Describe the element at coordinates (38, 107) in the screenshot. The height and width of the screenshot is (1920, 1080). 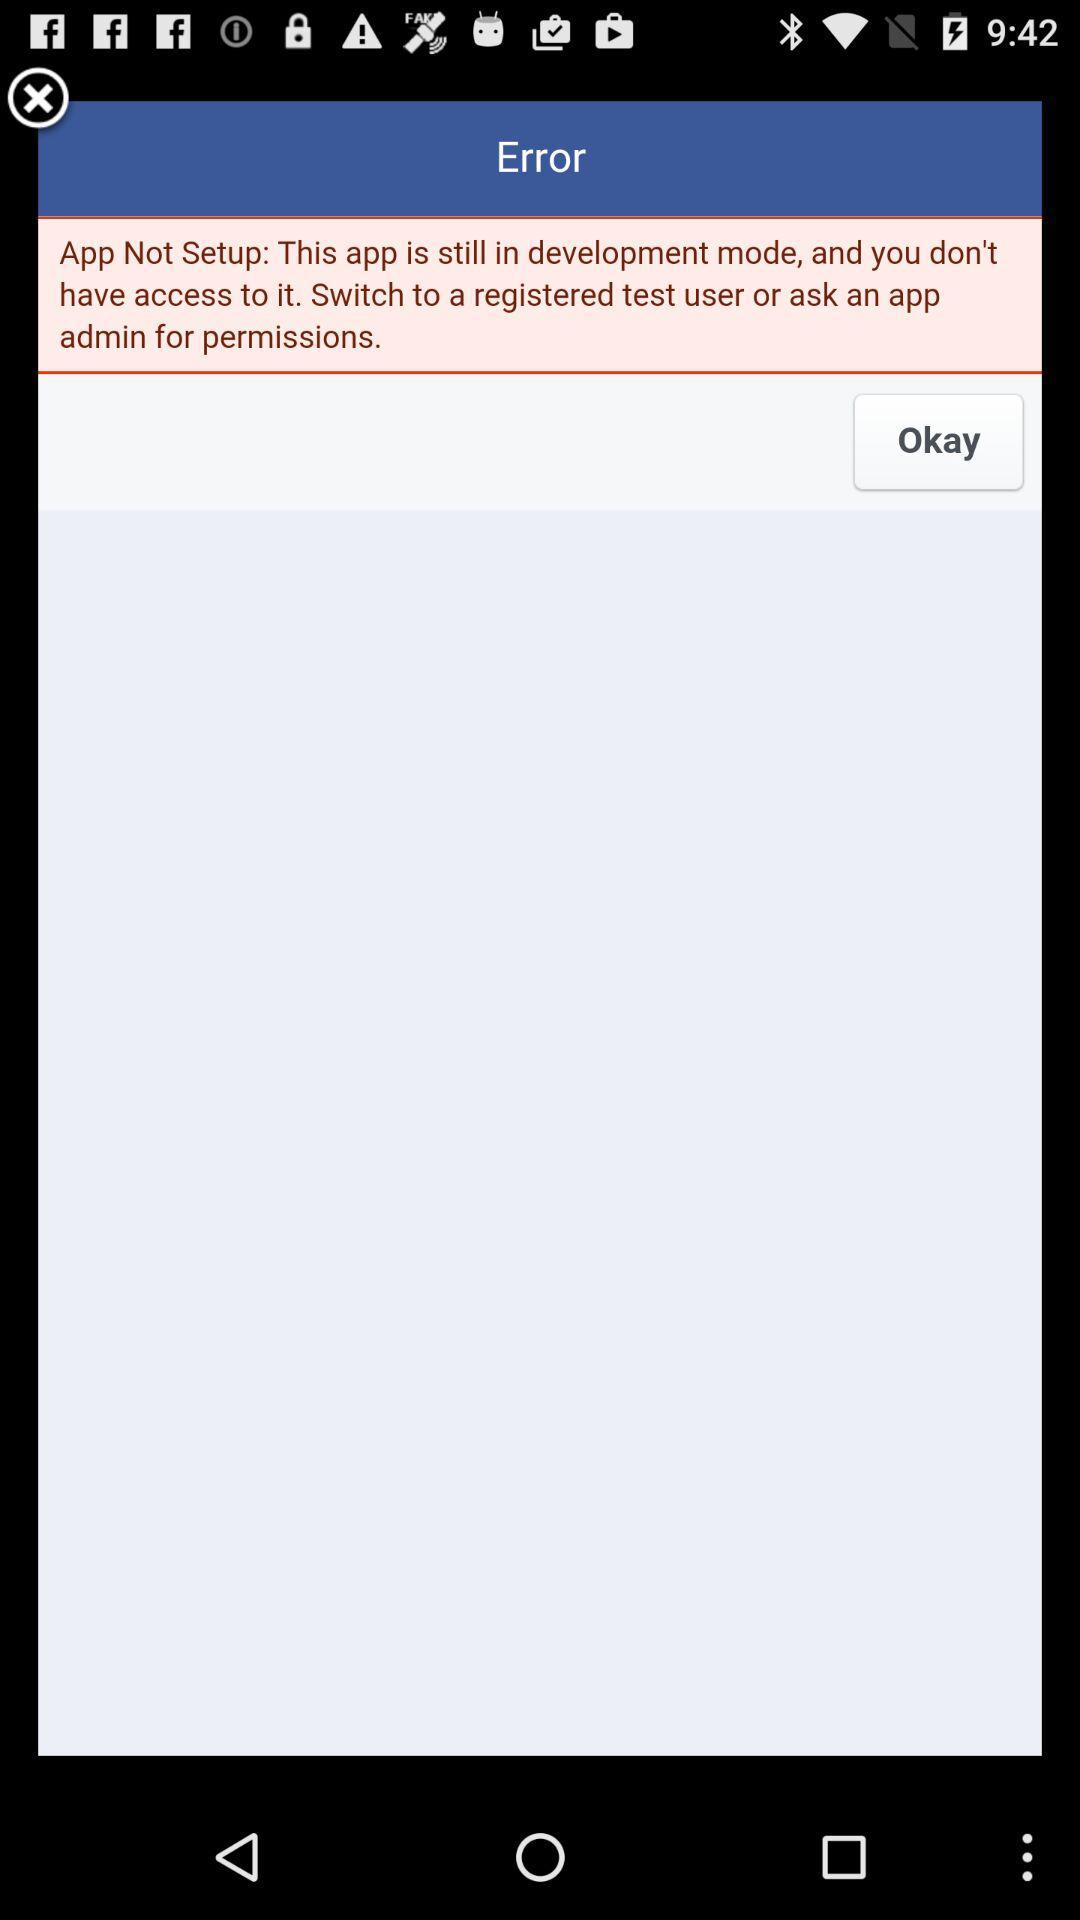
I see `the close icon` at that location.